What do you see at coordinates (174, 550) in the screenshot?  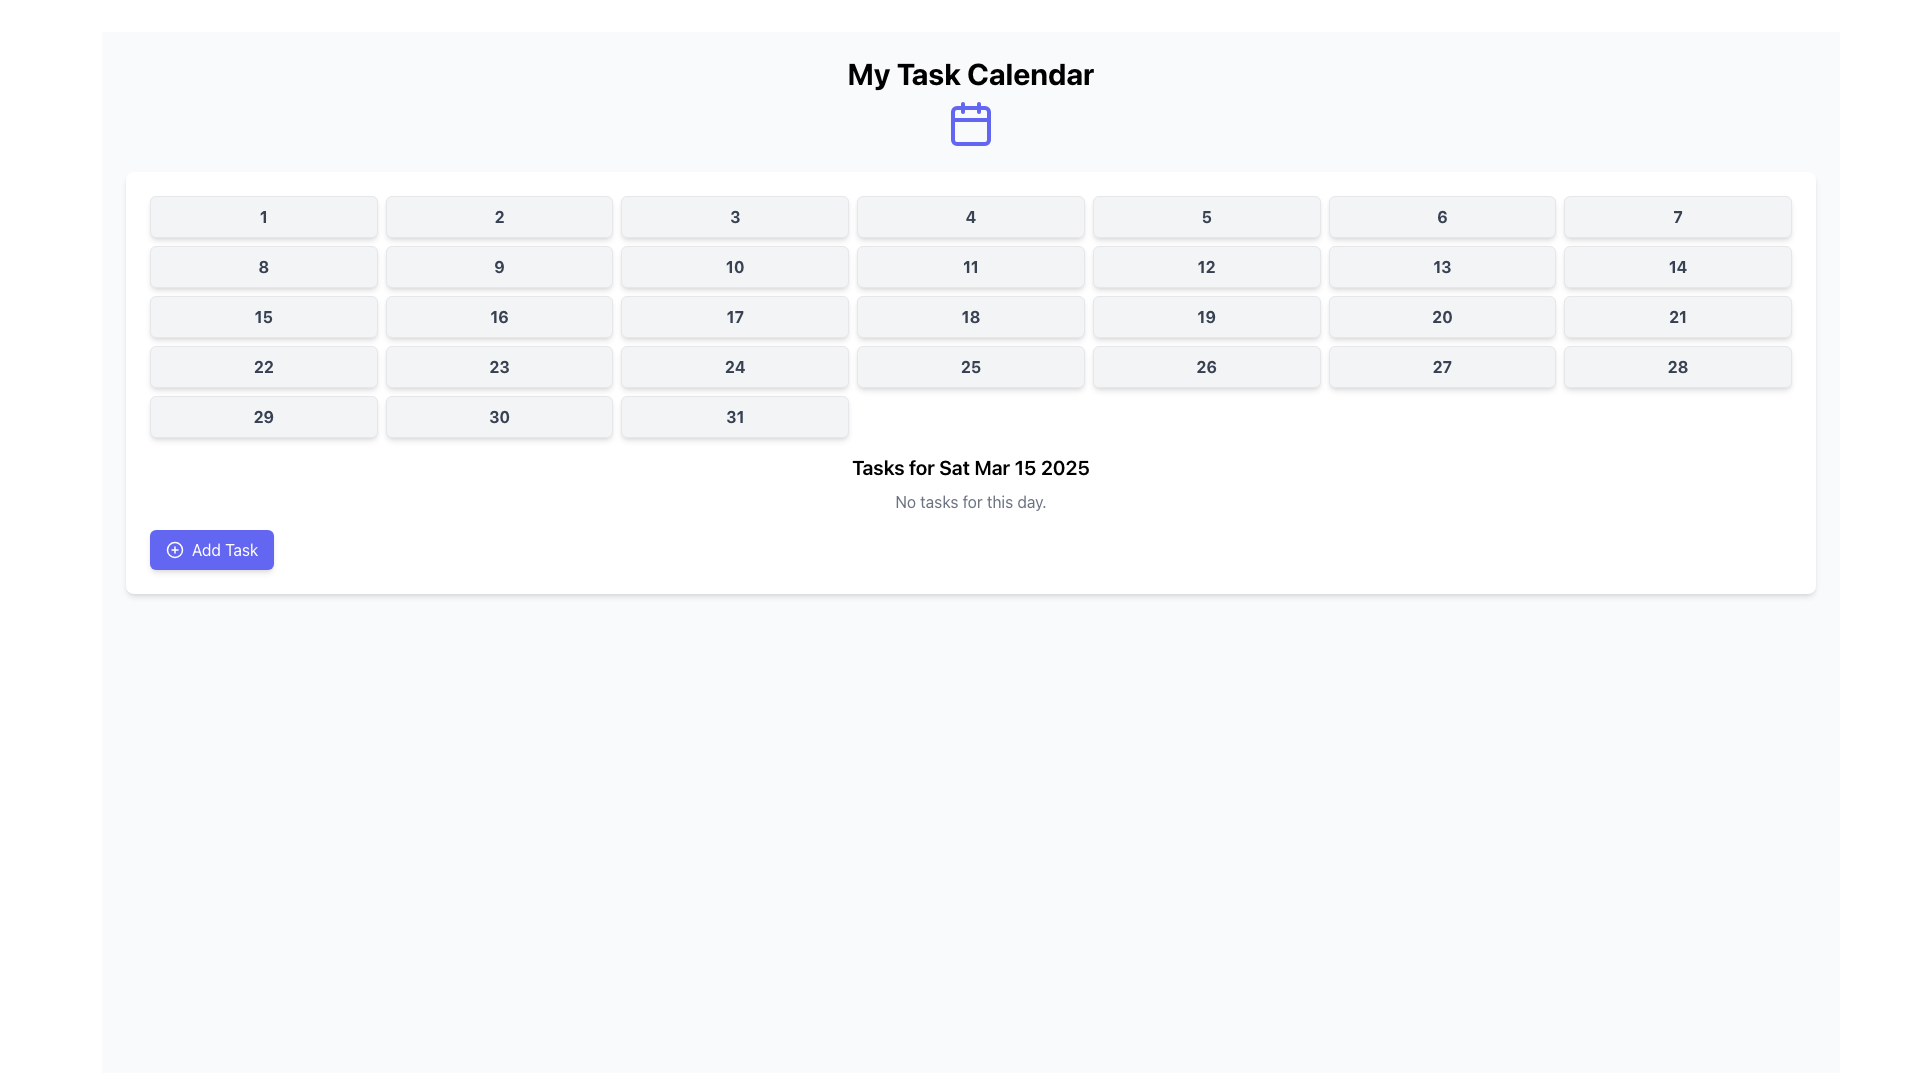 I see `the circular icon representing the 'Add Task' button, which features a plus symbol and is positioned to the left of the text label` at bounding box center [174, 550].